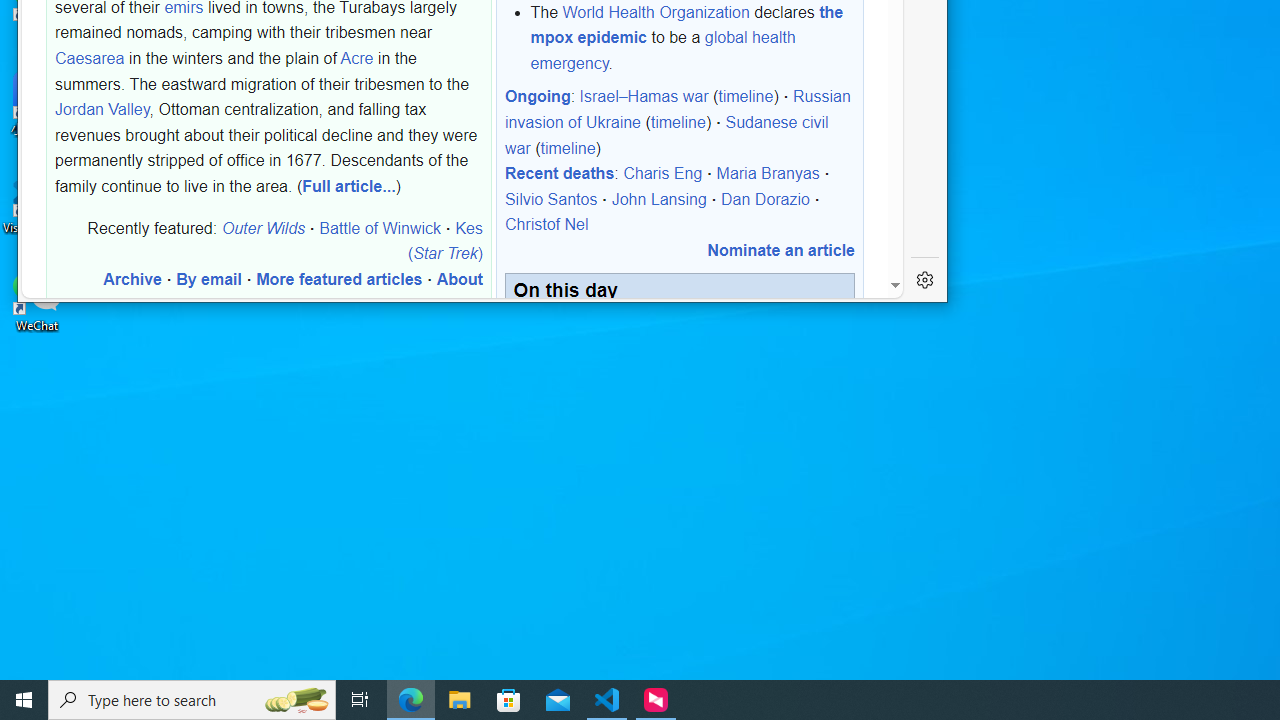 The height and width of the screenshot is (720, 1280). Describe the element at coordinates (359, 698) in the screenshot. I see `'Task View'` at that location.